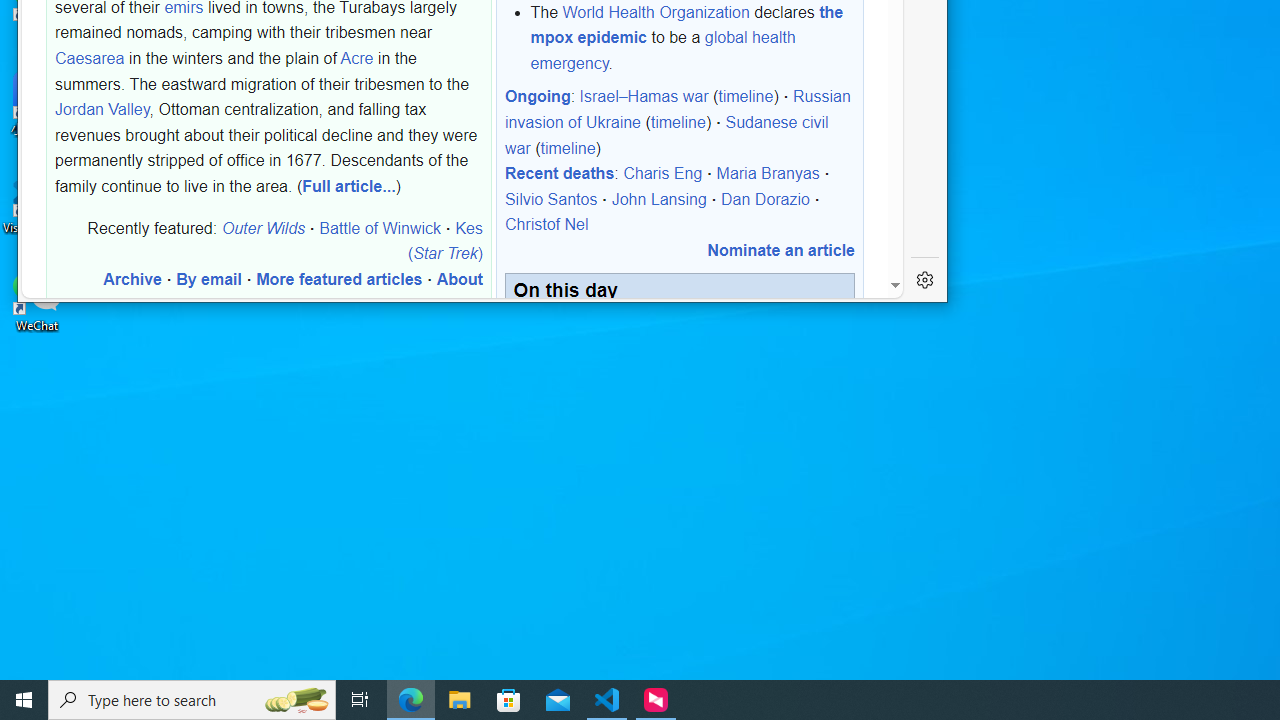 The height and width of the screenshot is (720, 1280). Describe the element at coordinates (359, 698) in the screenshot. I see `'Task View'` at that location.